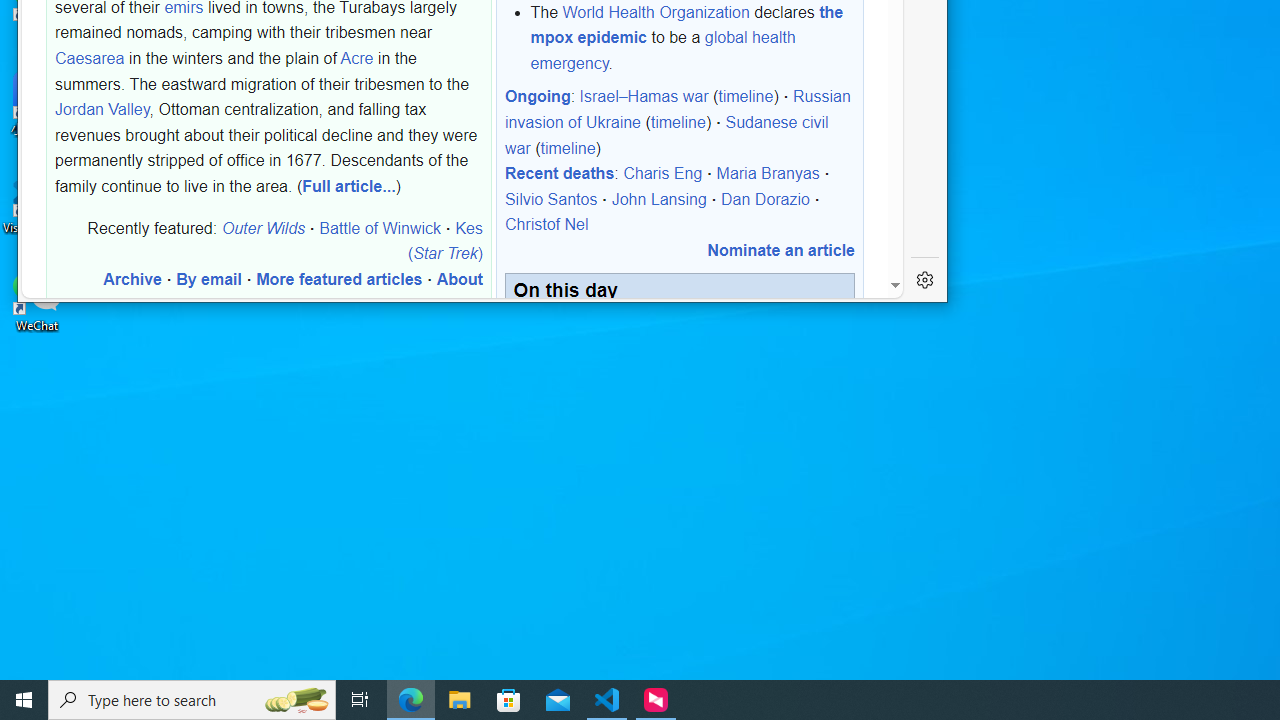 The height and width of the screenshot is (720, 1280). Describe the element at coordinates (359, 698) in the screenshot. I see `'Task View'` at that location.